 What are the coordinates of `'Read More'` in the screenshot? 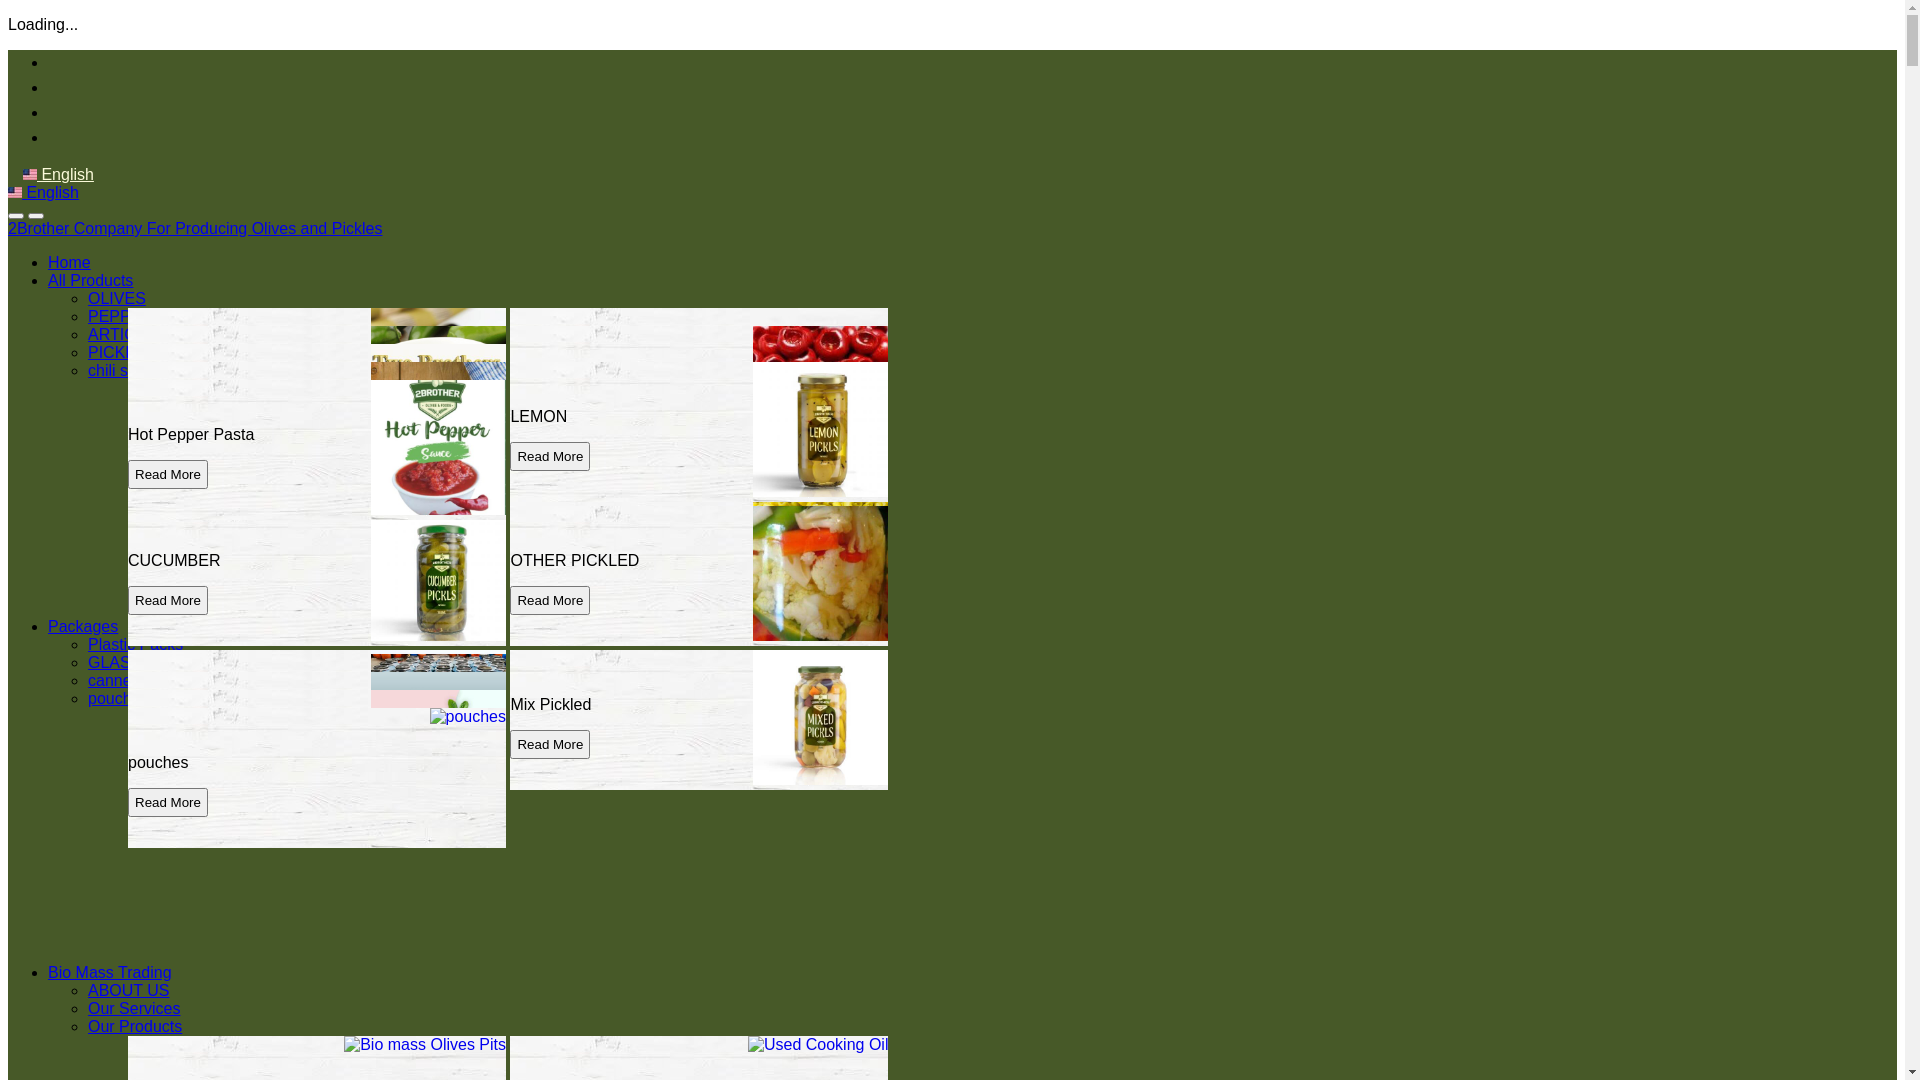 It's located at (168, 402).